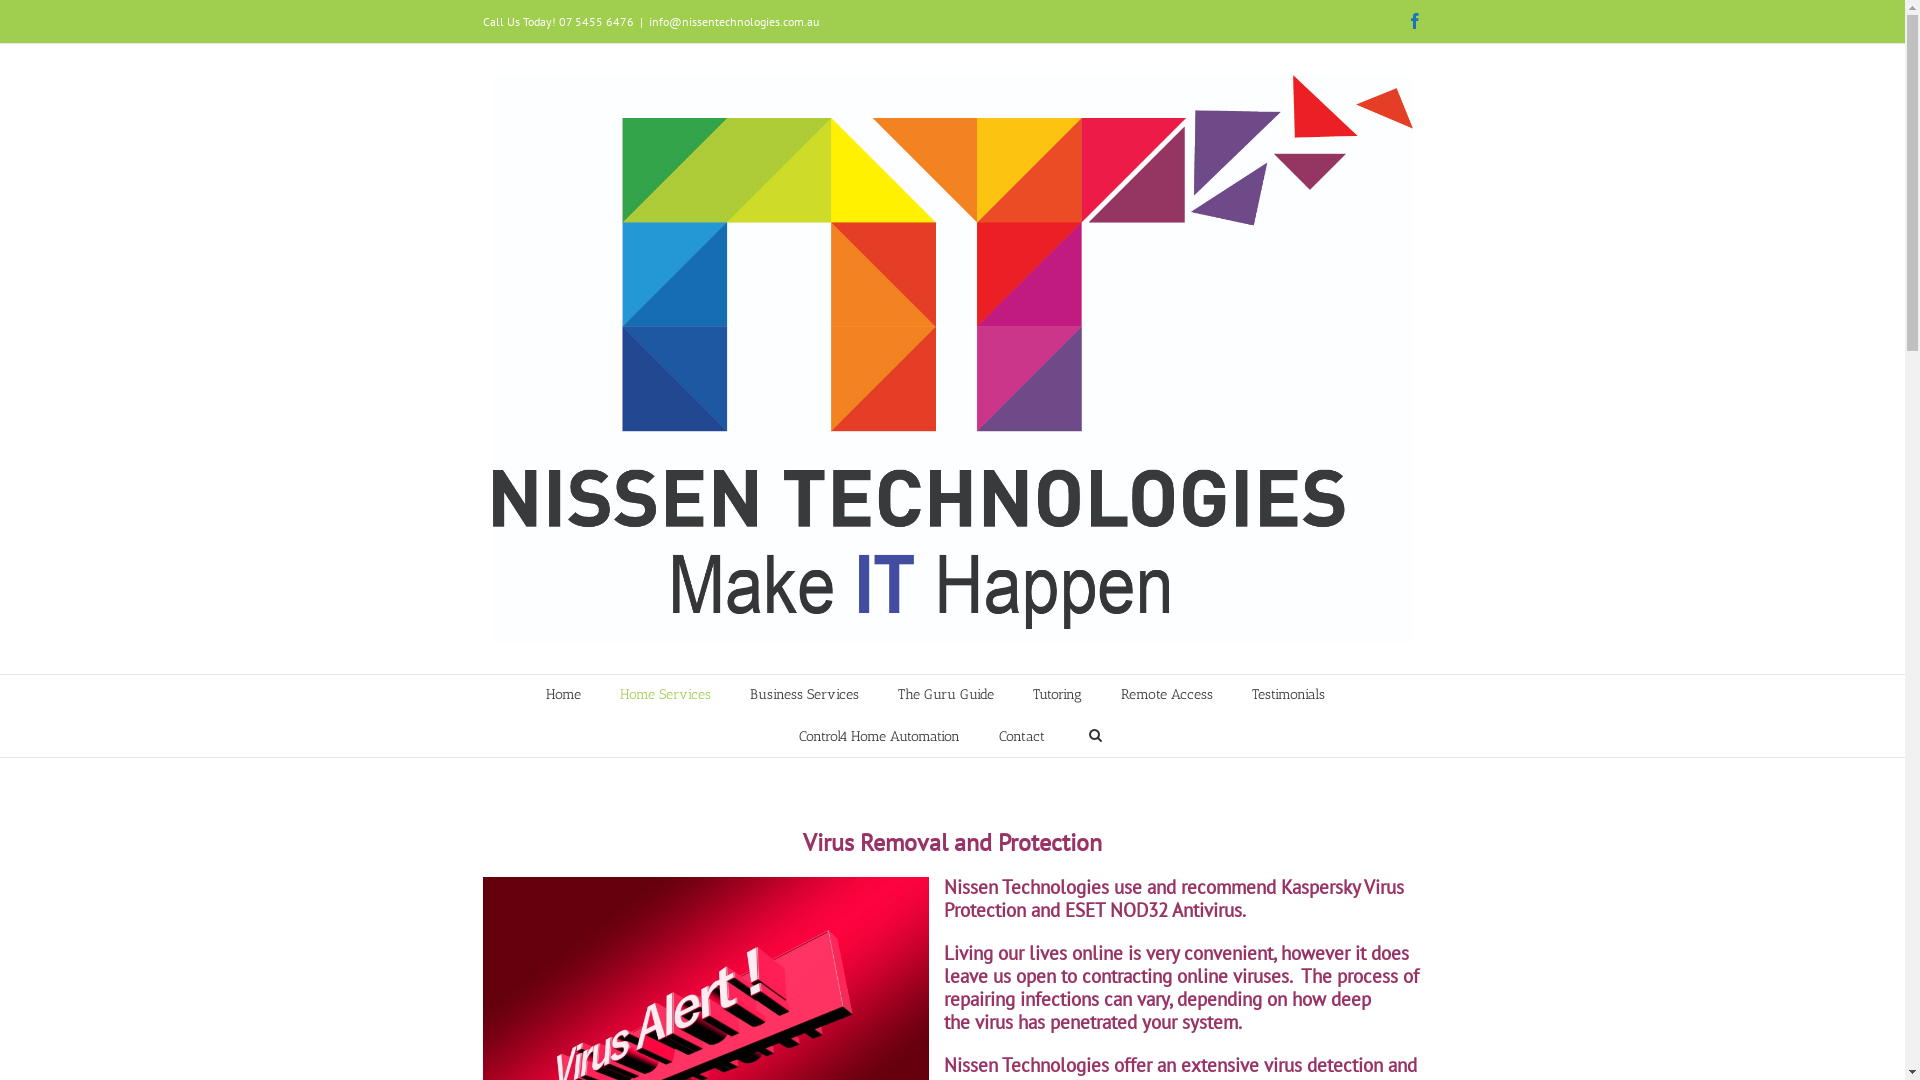  I want to click on 'Control4 Home Automation', so click(878, 736).